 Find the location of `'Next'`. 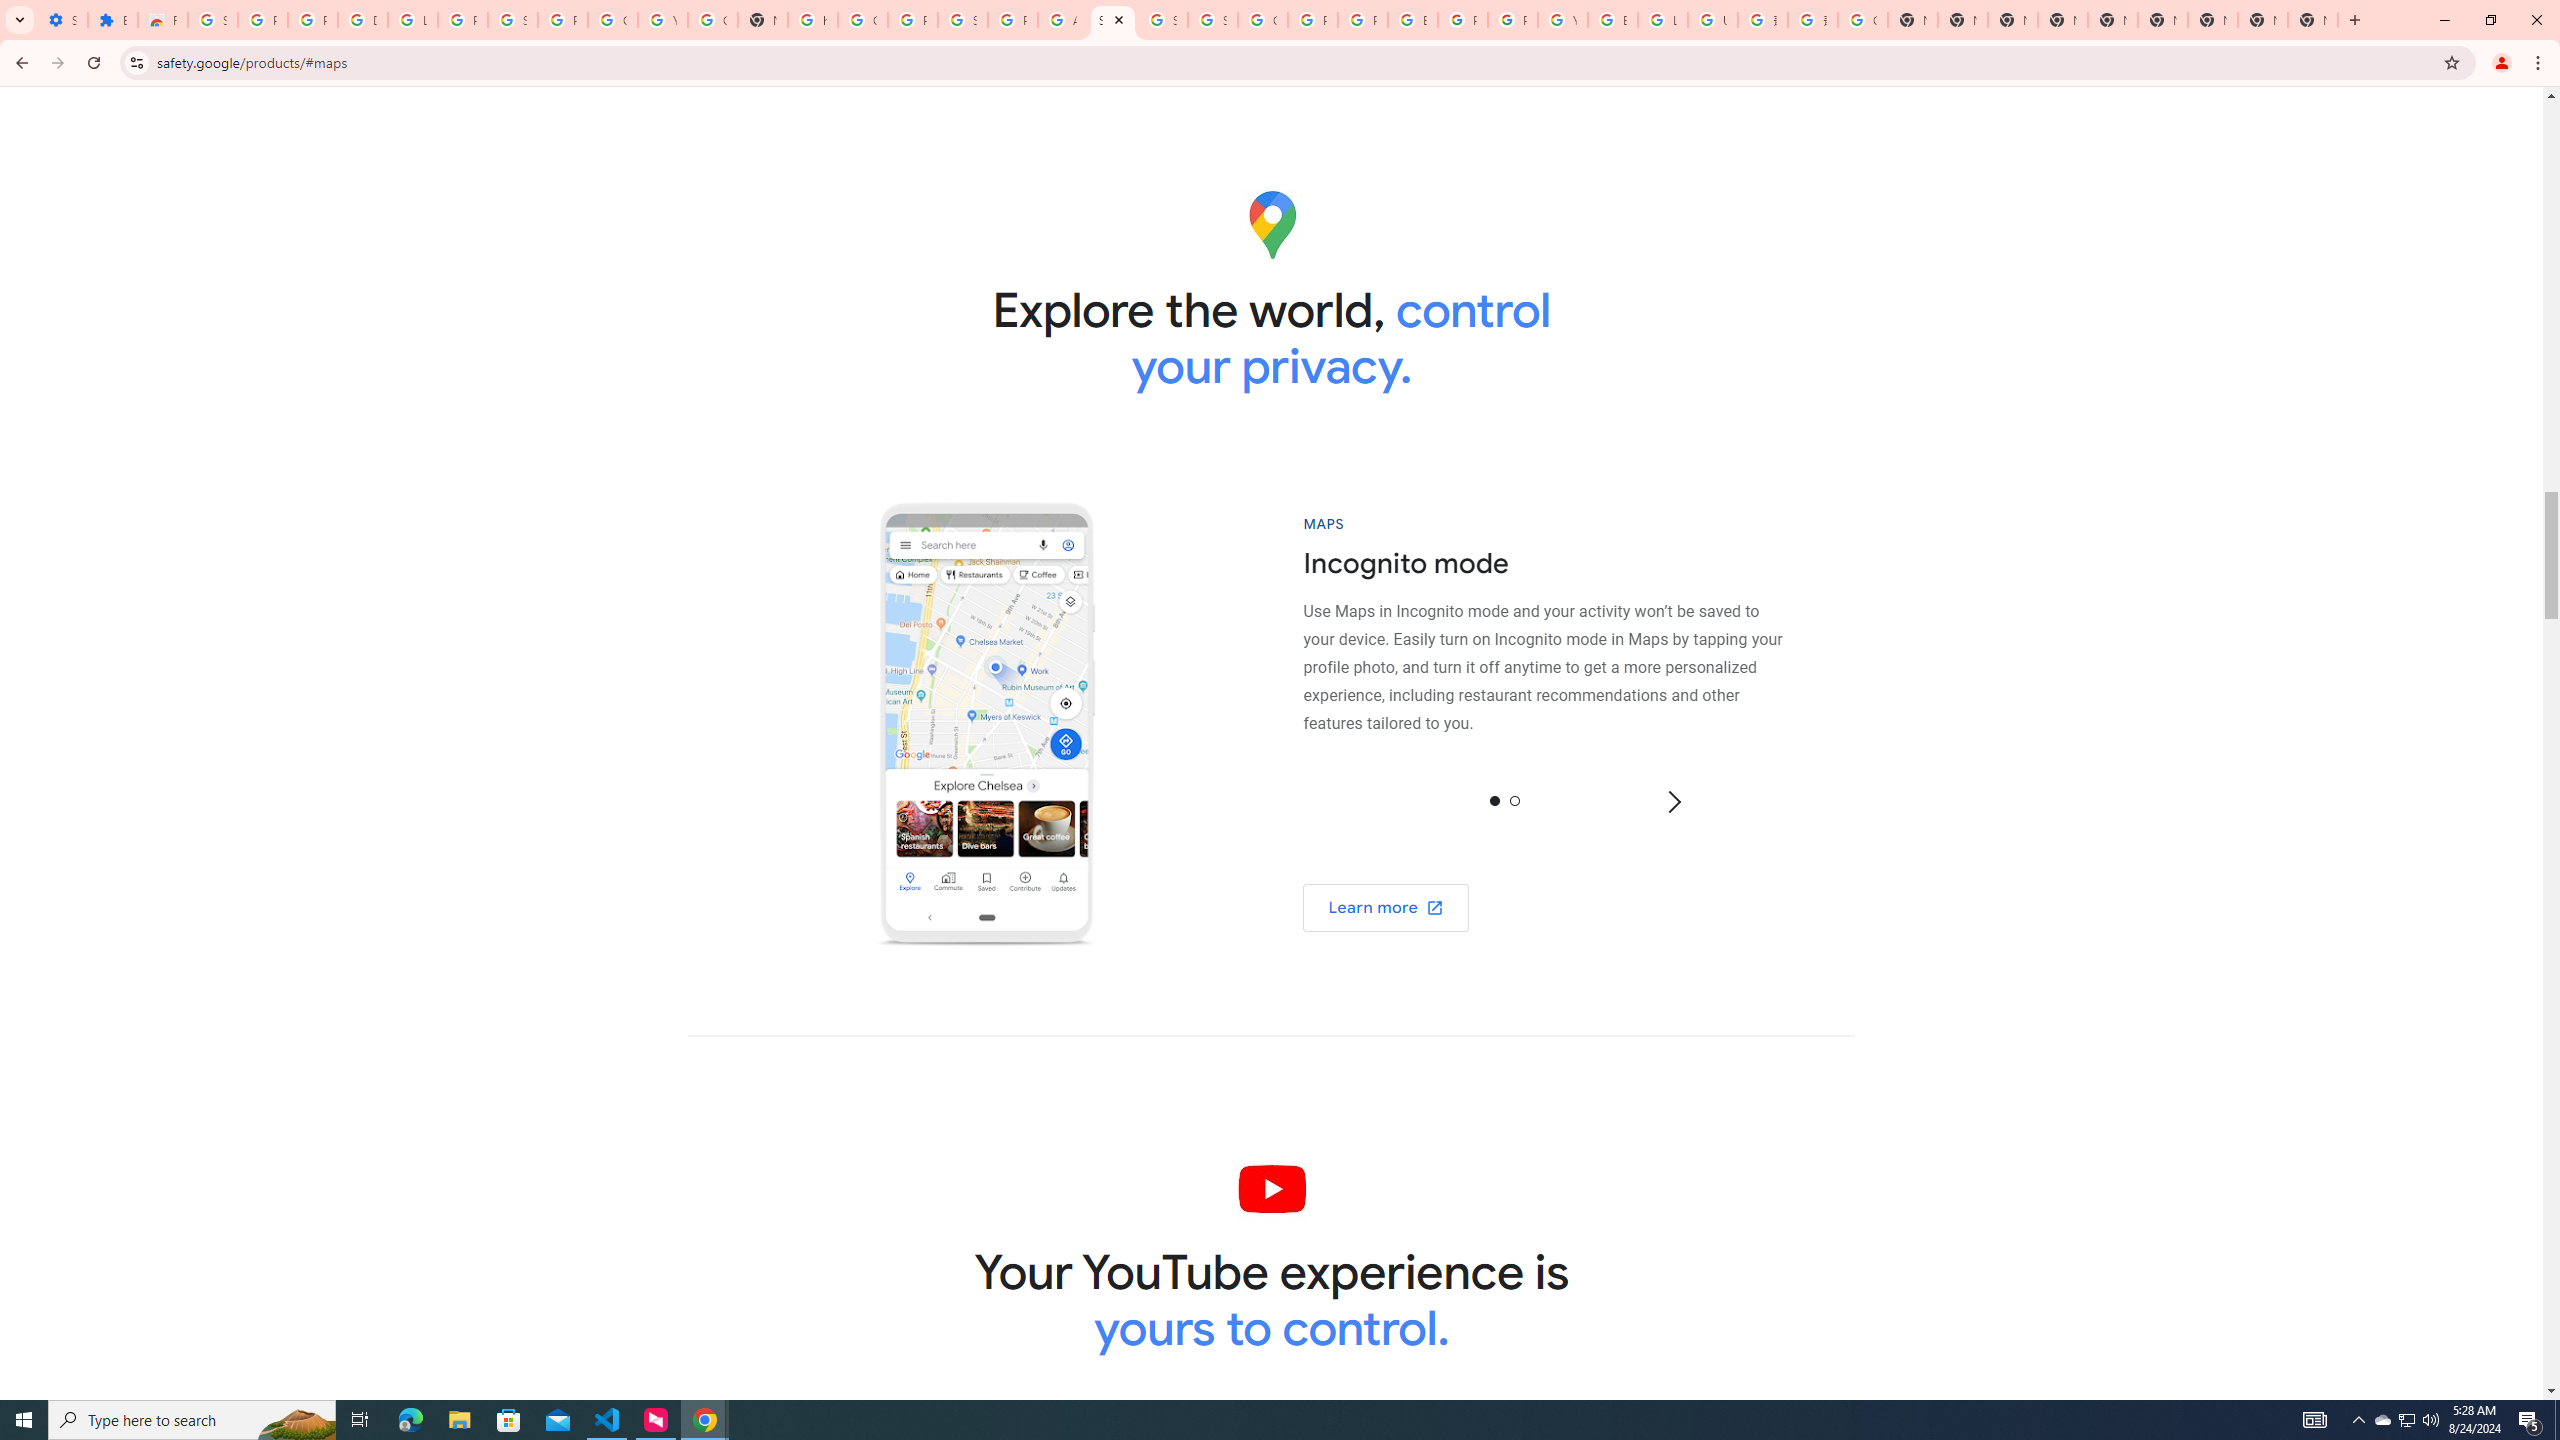

'Next' is located at coordinates (1671, 800).